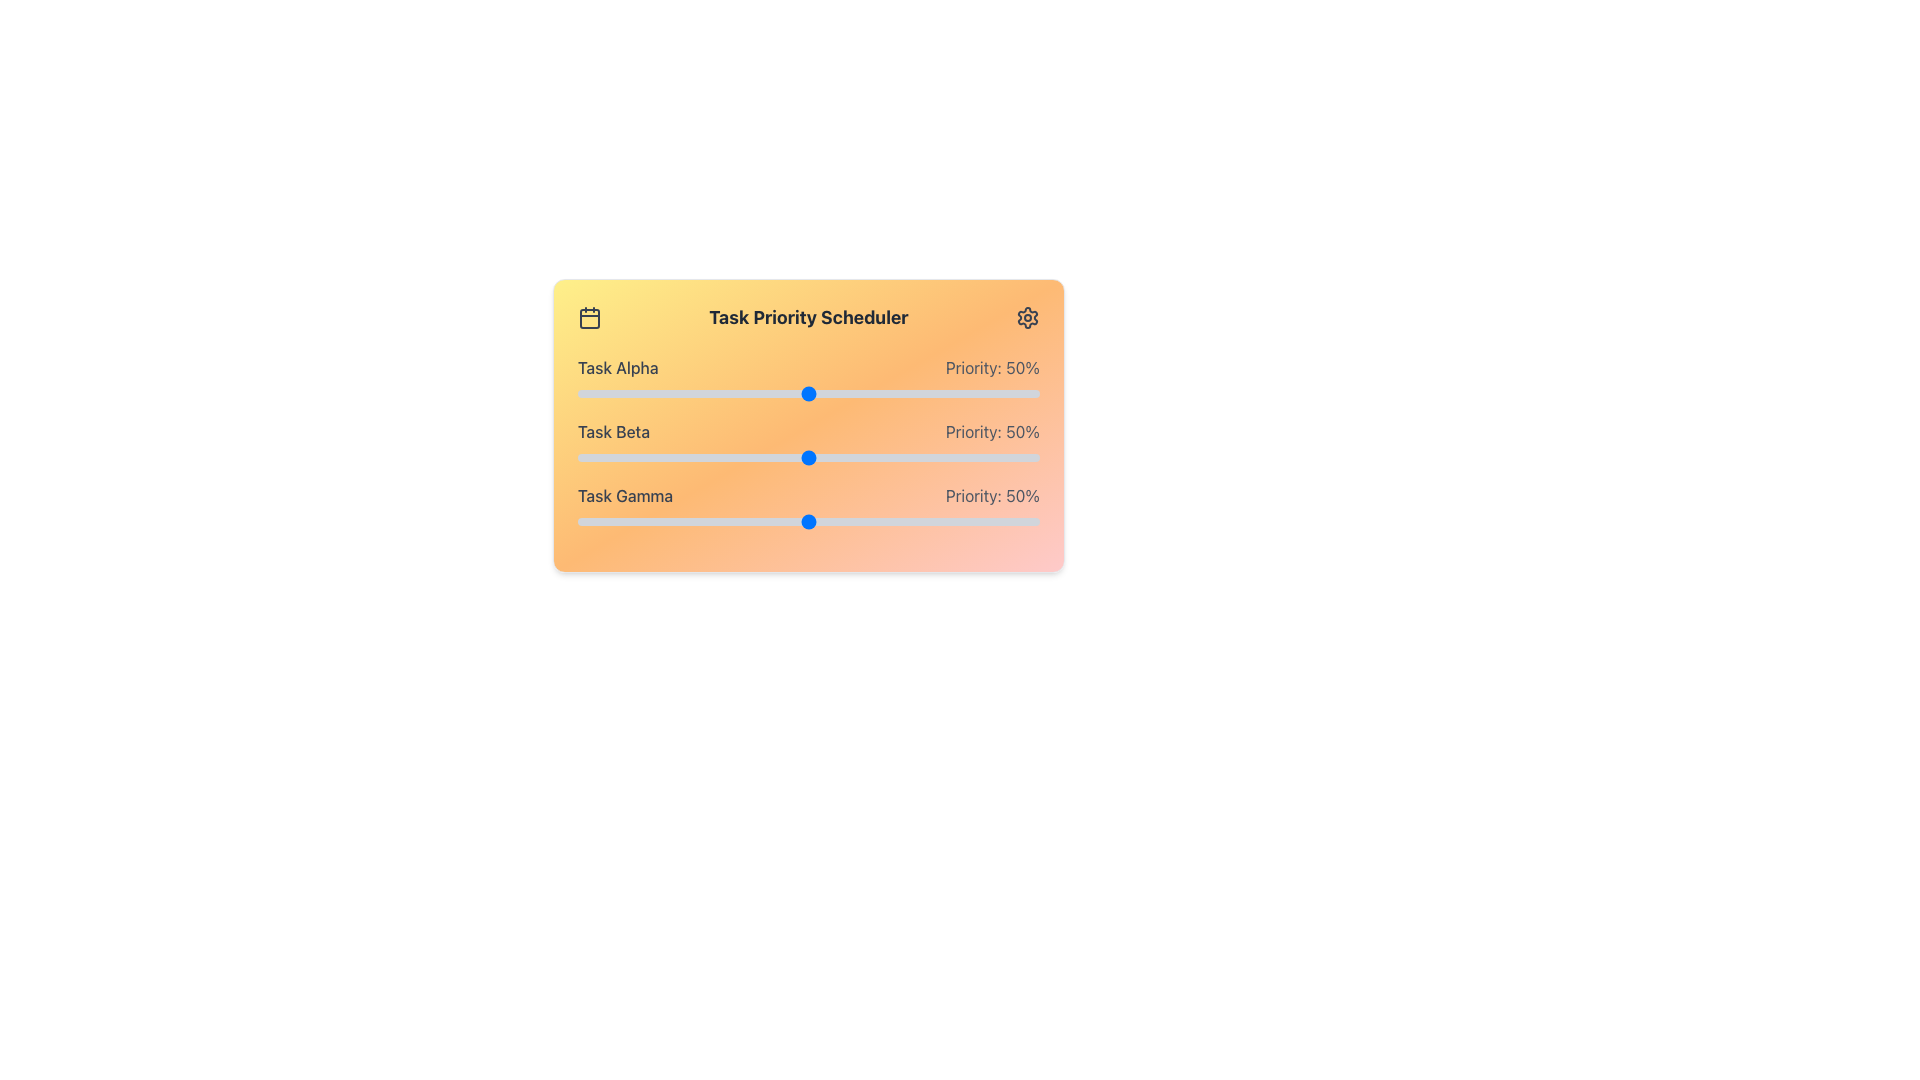 The height and width of the screenshot is (1080, 1920). What do you see at coordinates (850, 520) in the screenshot?
I see `task priority` at bounding box center [850, 520].